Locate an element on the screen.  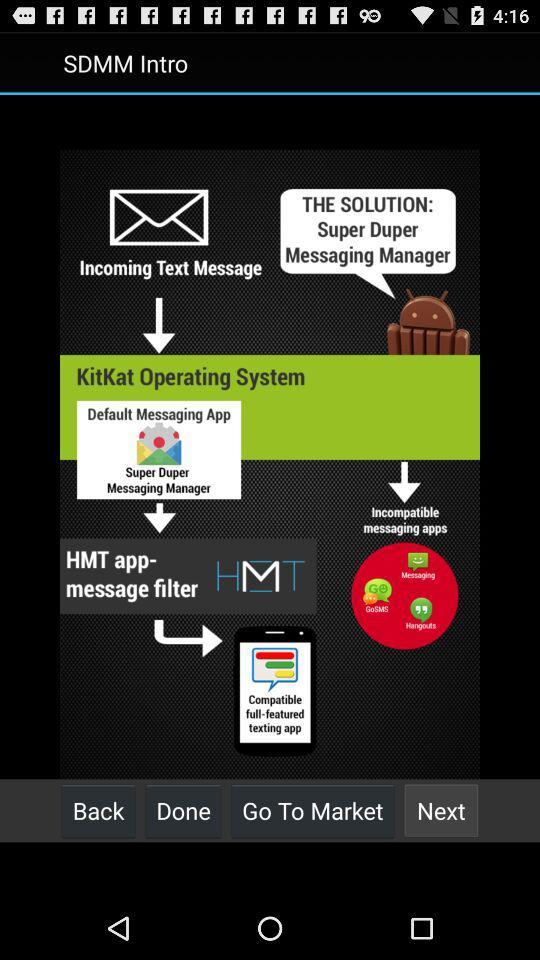
the item to the right of the go to market icon is located at coordinates (441, 810).